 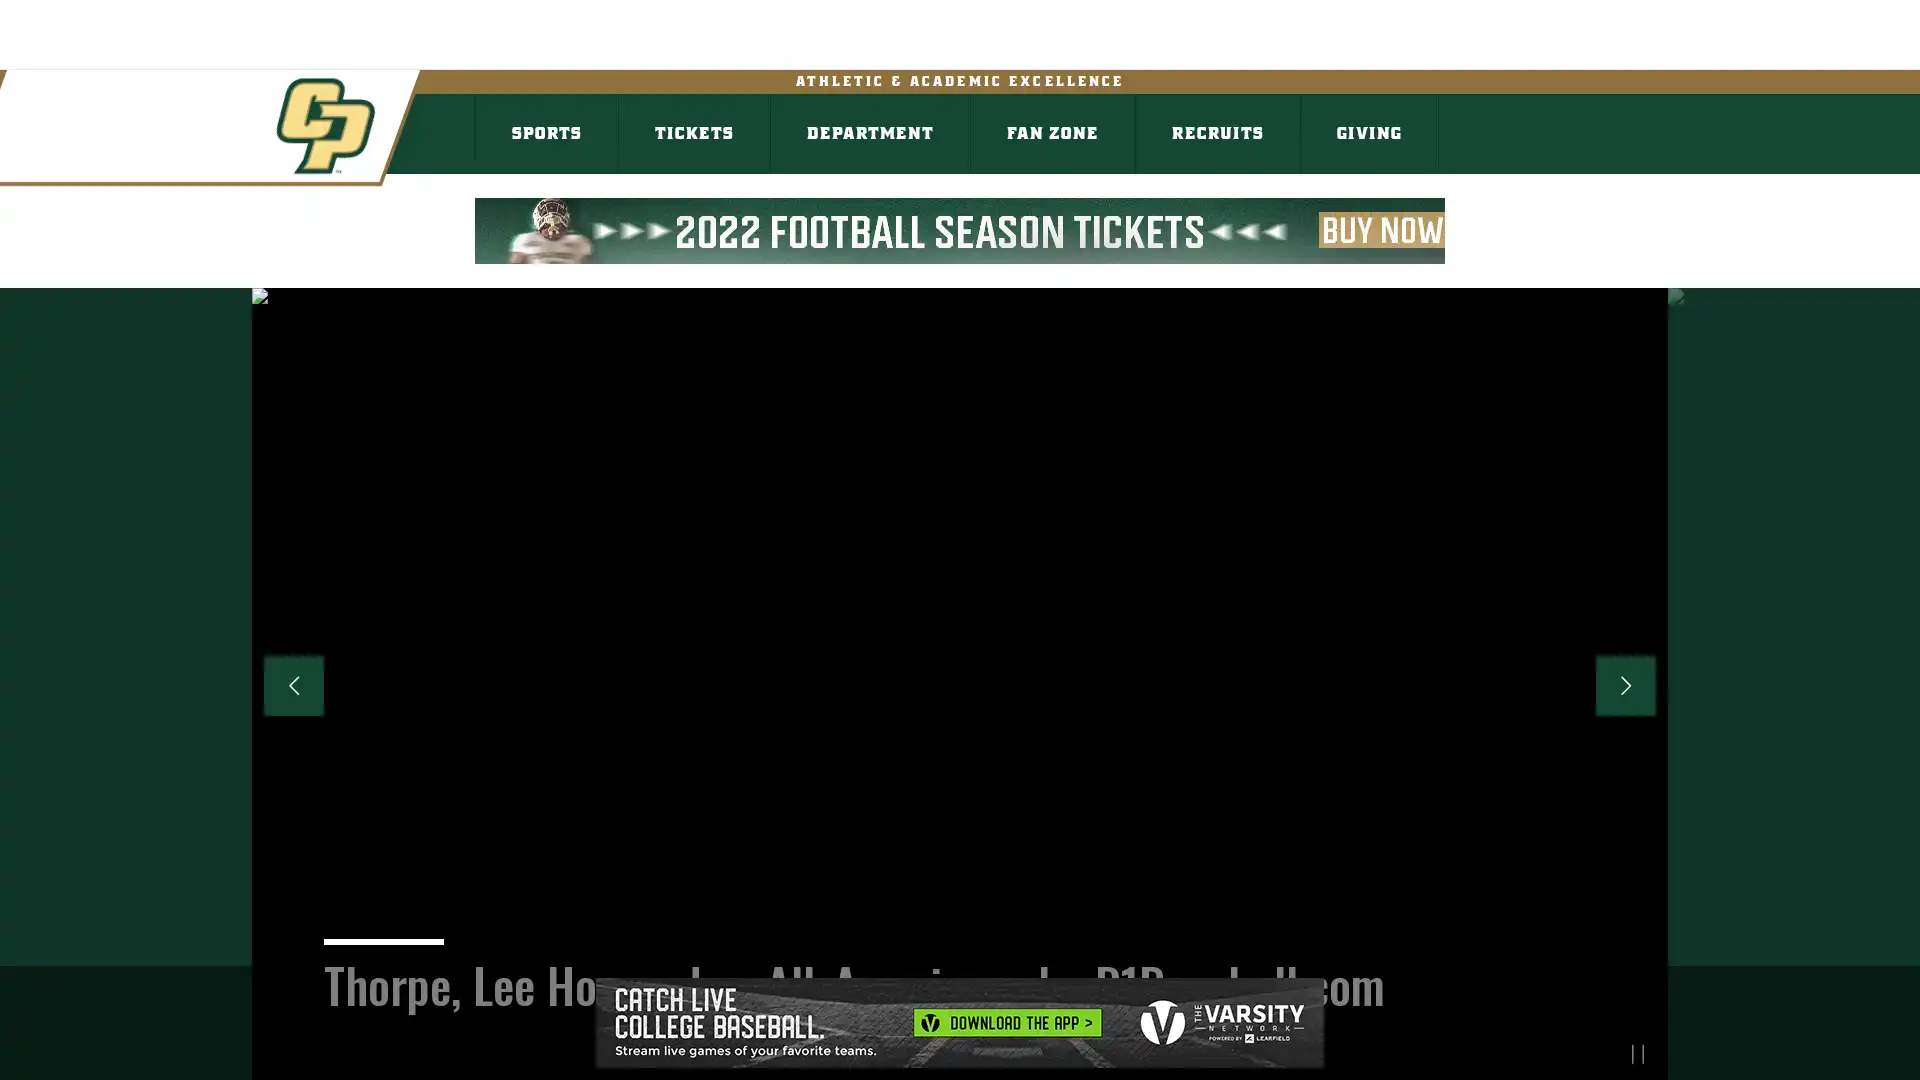 What do you see at coordinates (729, 53) in the screenshot?
I see `Toggle game links` at bounding box center [729, 53].